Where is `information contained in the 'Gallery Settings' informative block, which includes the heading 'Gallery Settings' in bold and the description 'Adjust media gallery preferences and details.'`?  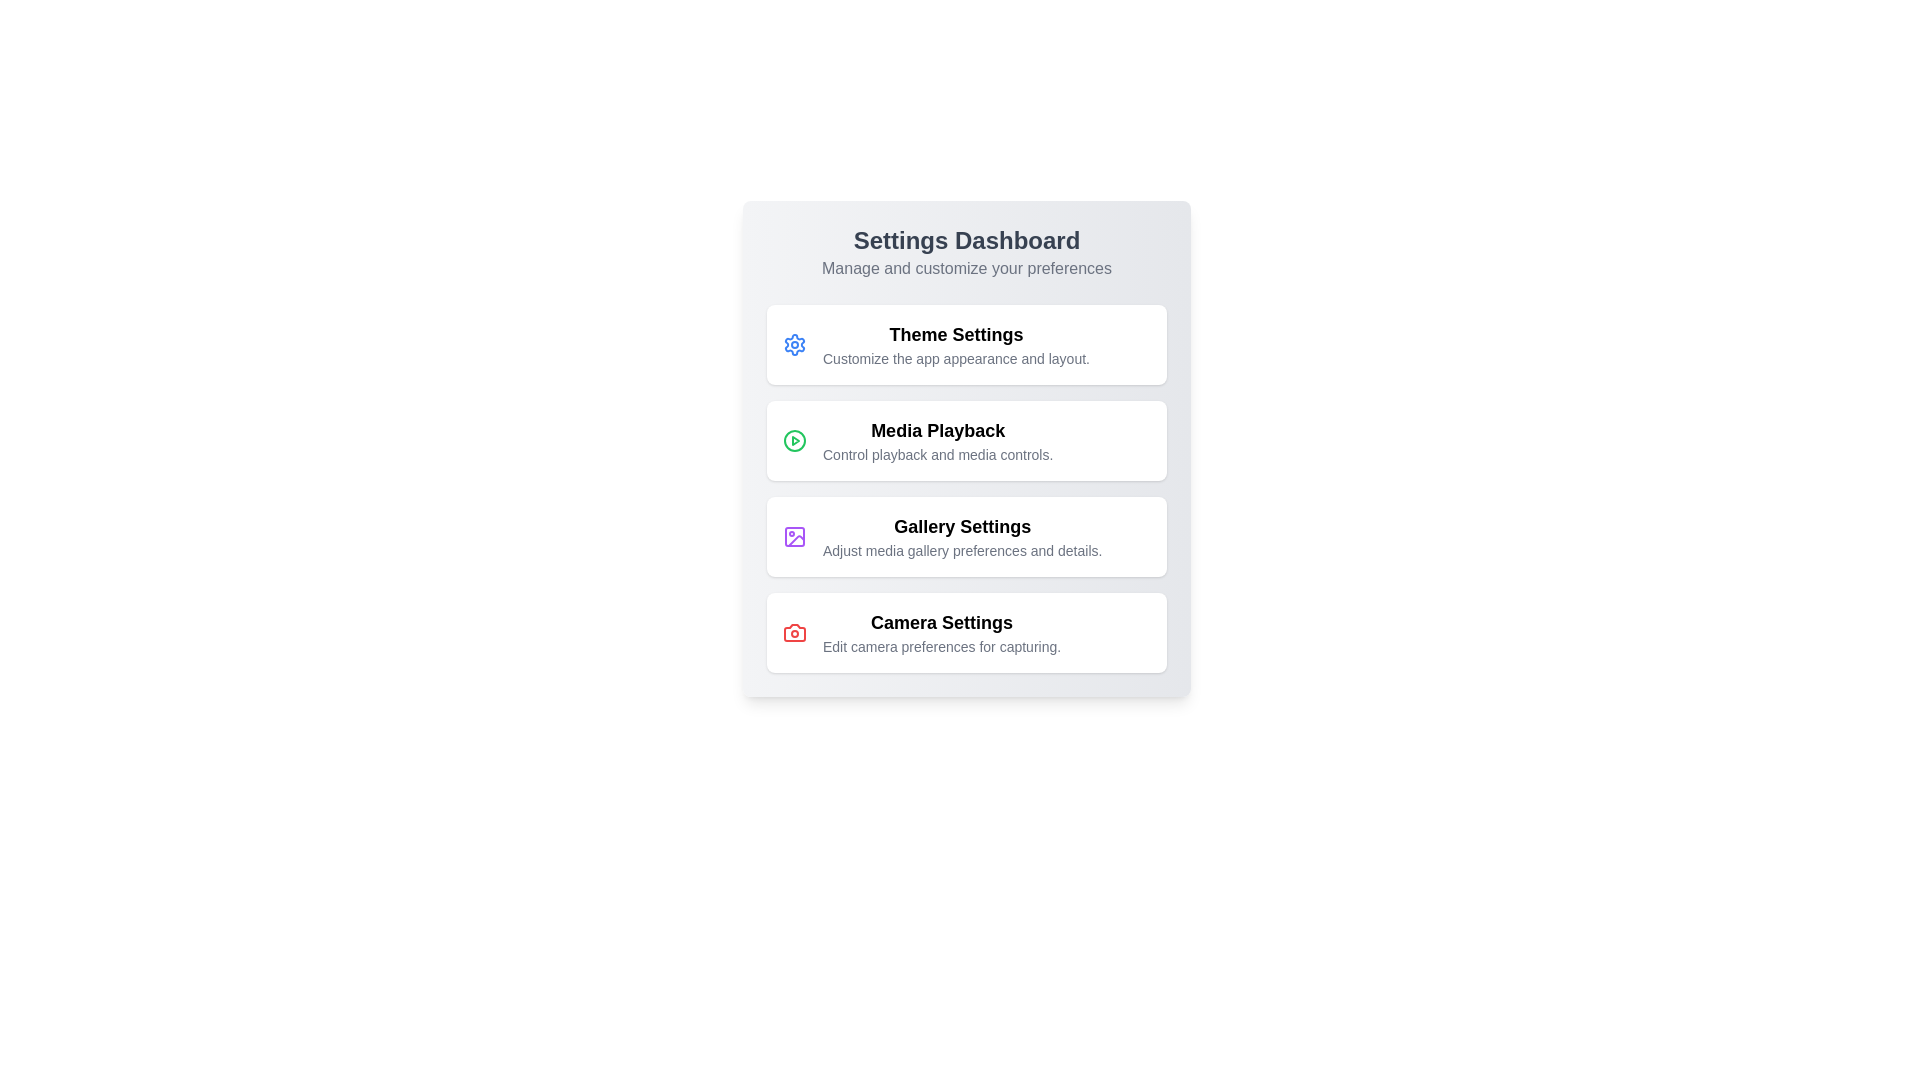
information contained in the 'Gallery Settings' informative block, which includes the heading 'Gallery Settings' in bold and the description 'Adjust media gallery preferences and details.' is located at coordinates (962, 535).